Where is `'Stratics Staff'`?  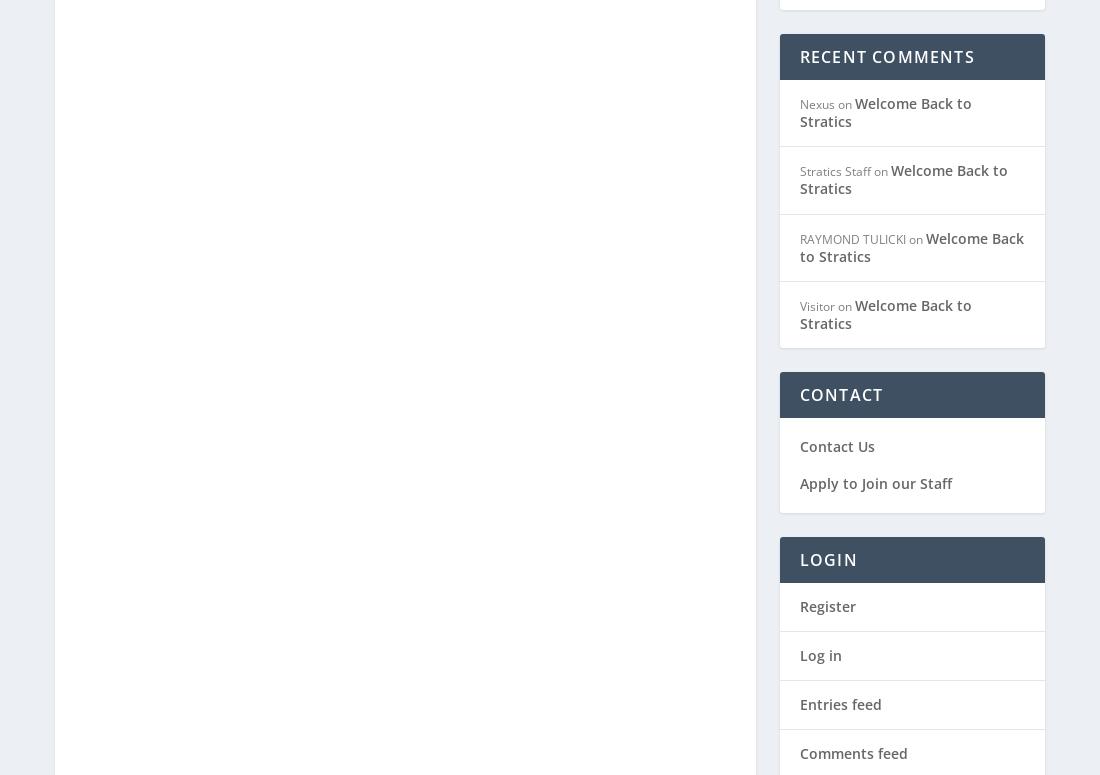
'Stratics Staff' is located at coordinates (833, 60).